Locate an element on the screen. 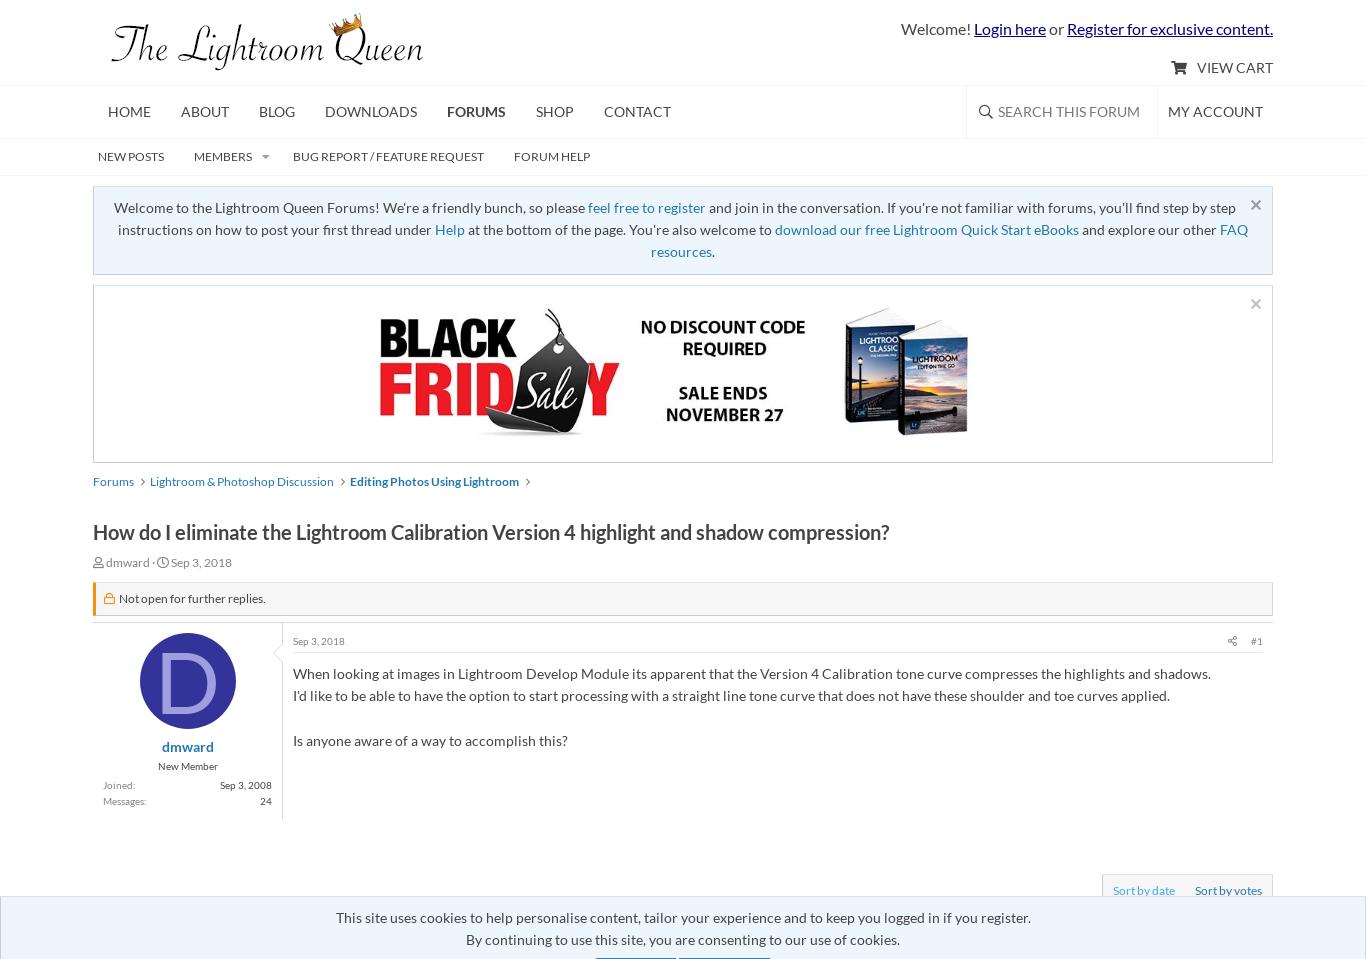  'Editing Photos Using Lightroom' is located at coordinates (432, 481).